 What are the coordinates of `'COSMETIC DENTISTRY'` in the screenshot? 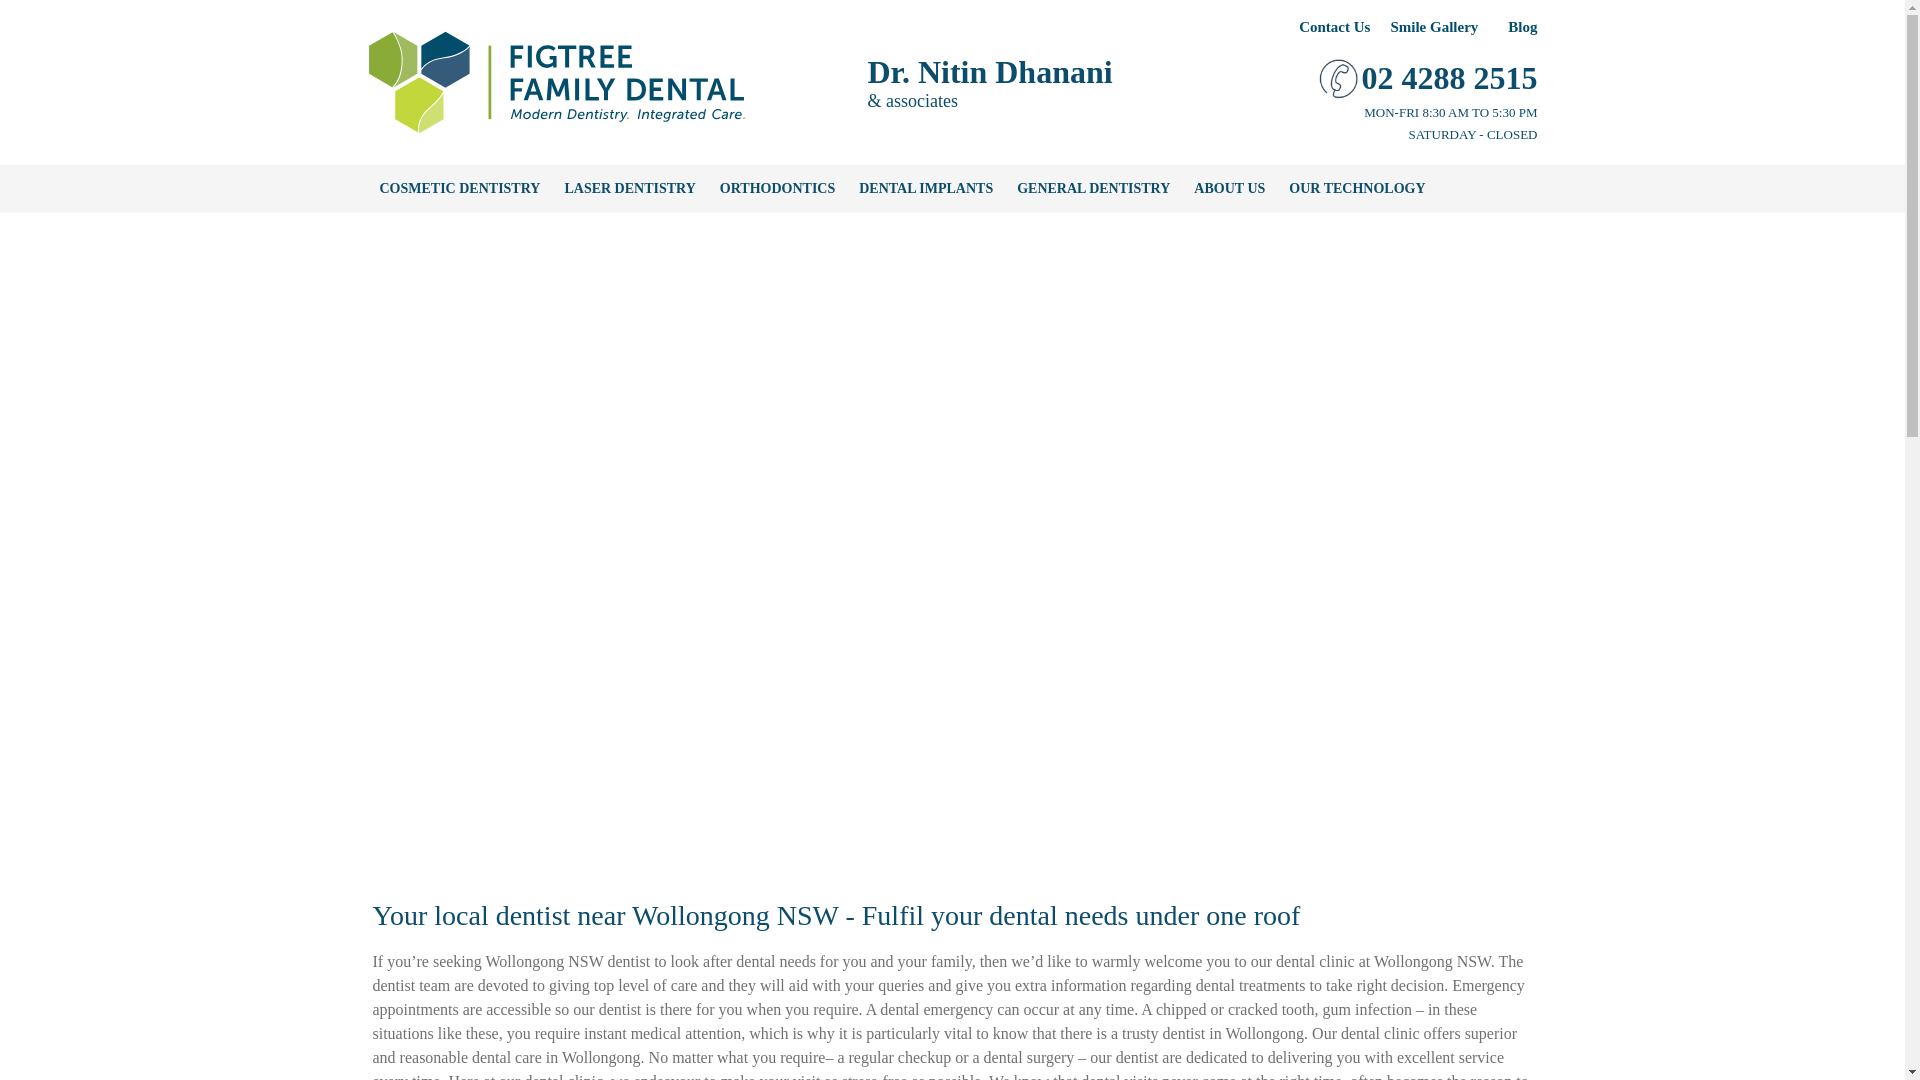 It's located at (368, 189).